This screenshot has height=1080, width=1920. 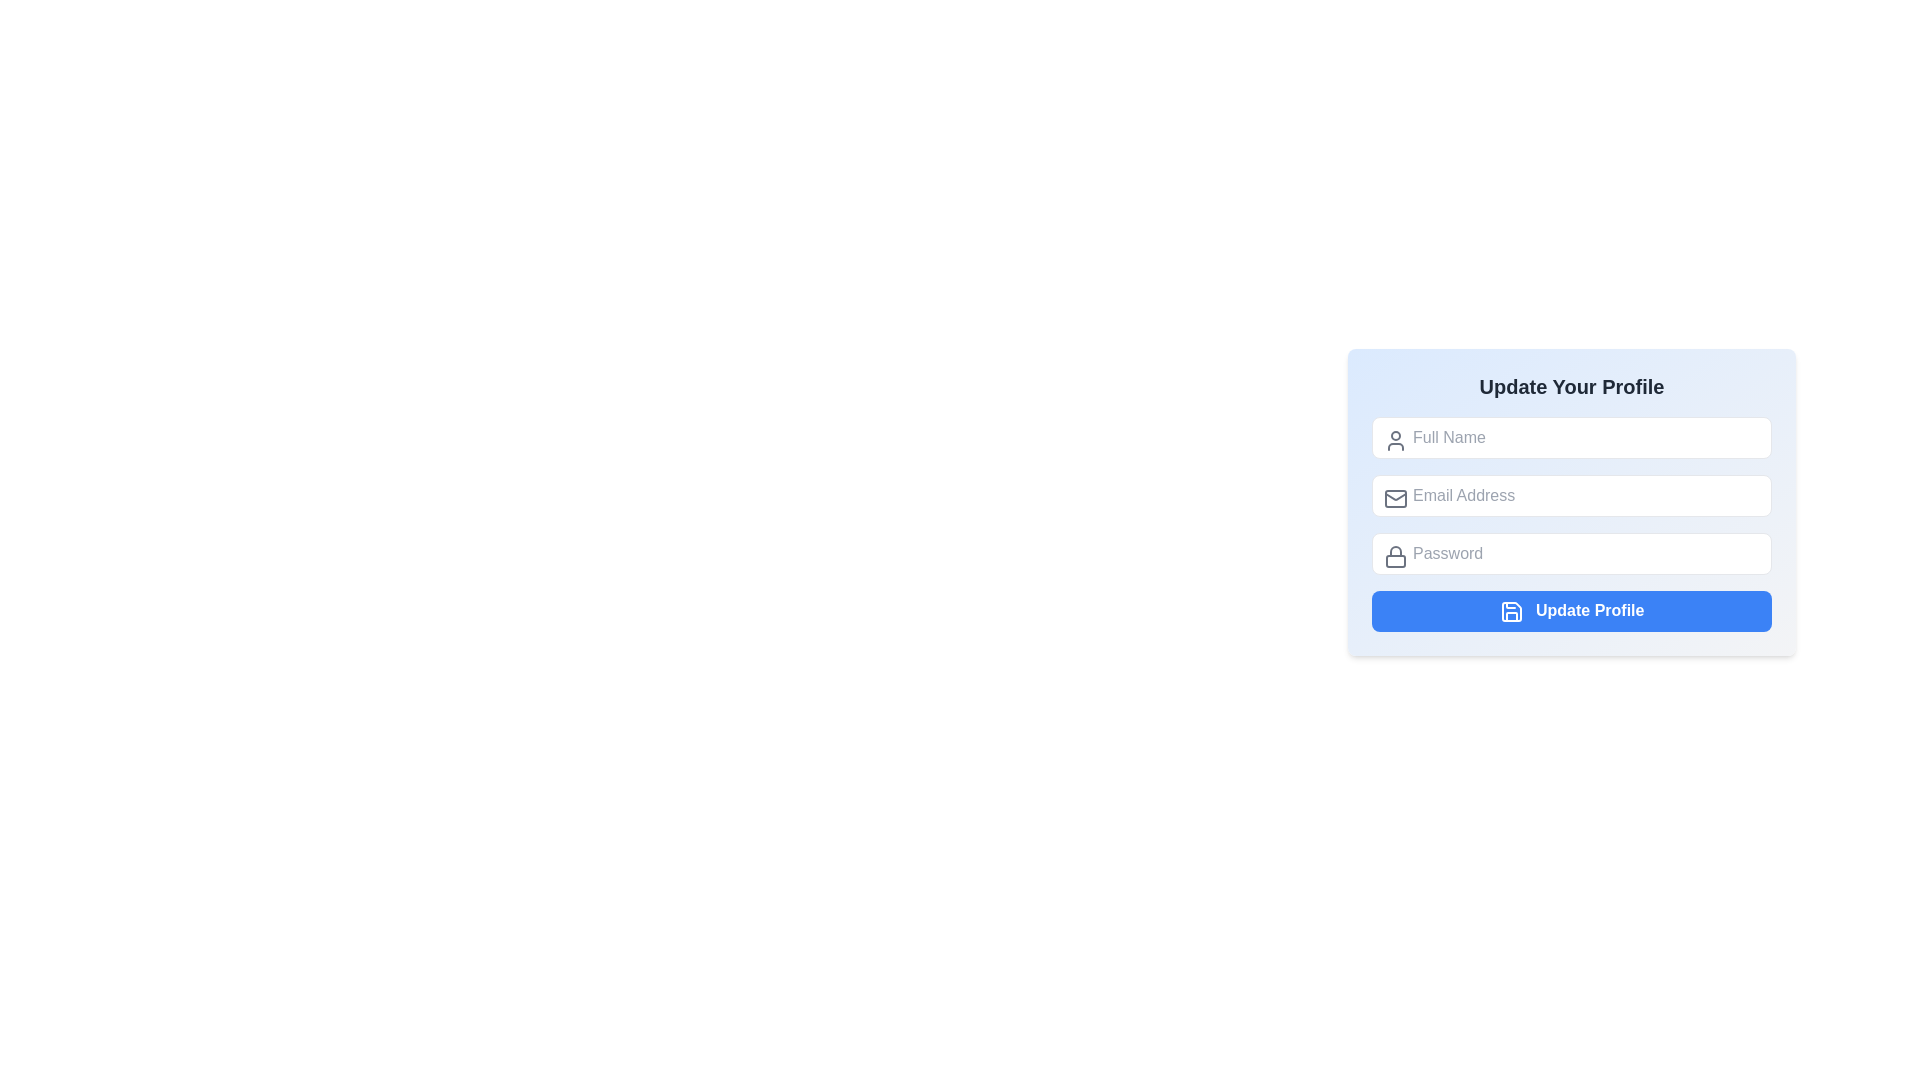 What do you see at coordinates (1511, 610) in the screenshot?
I see `the 'Update Profile' button which contains the floppy disk icon on its left side` at bounding box center [1511, 610].